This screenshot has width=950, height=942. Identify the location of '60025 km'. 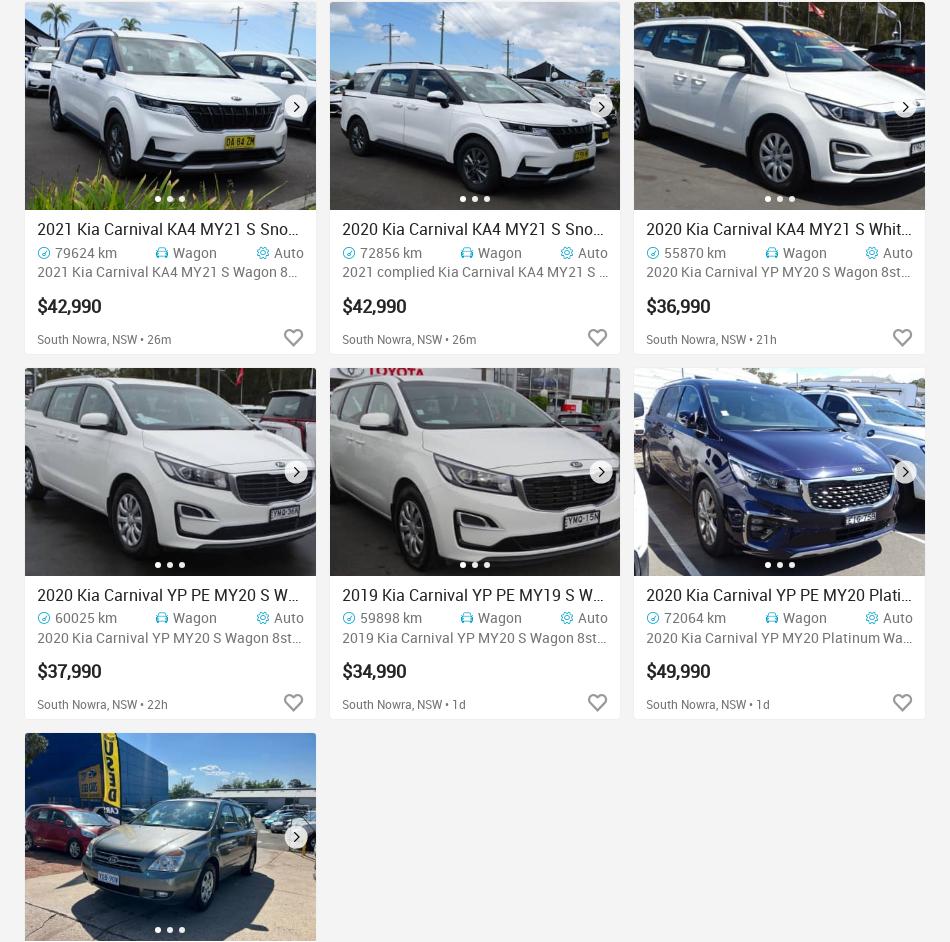
(85, 615).